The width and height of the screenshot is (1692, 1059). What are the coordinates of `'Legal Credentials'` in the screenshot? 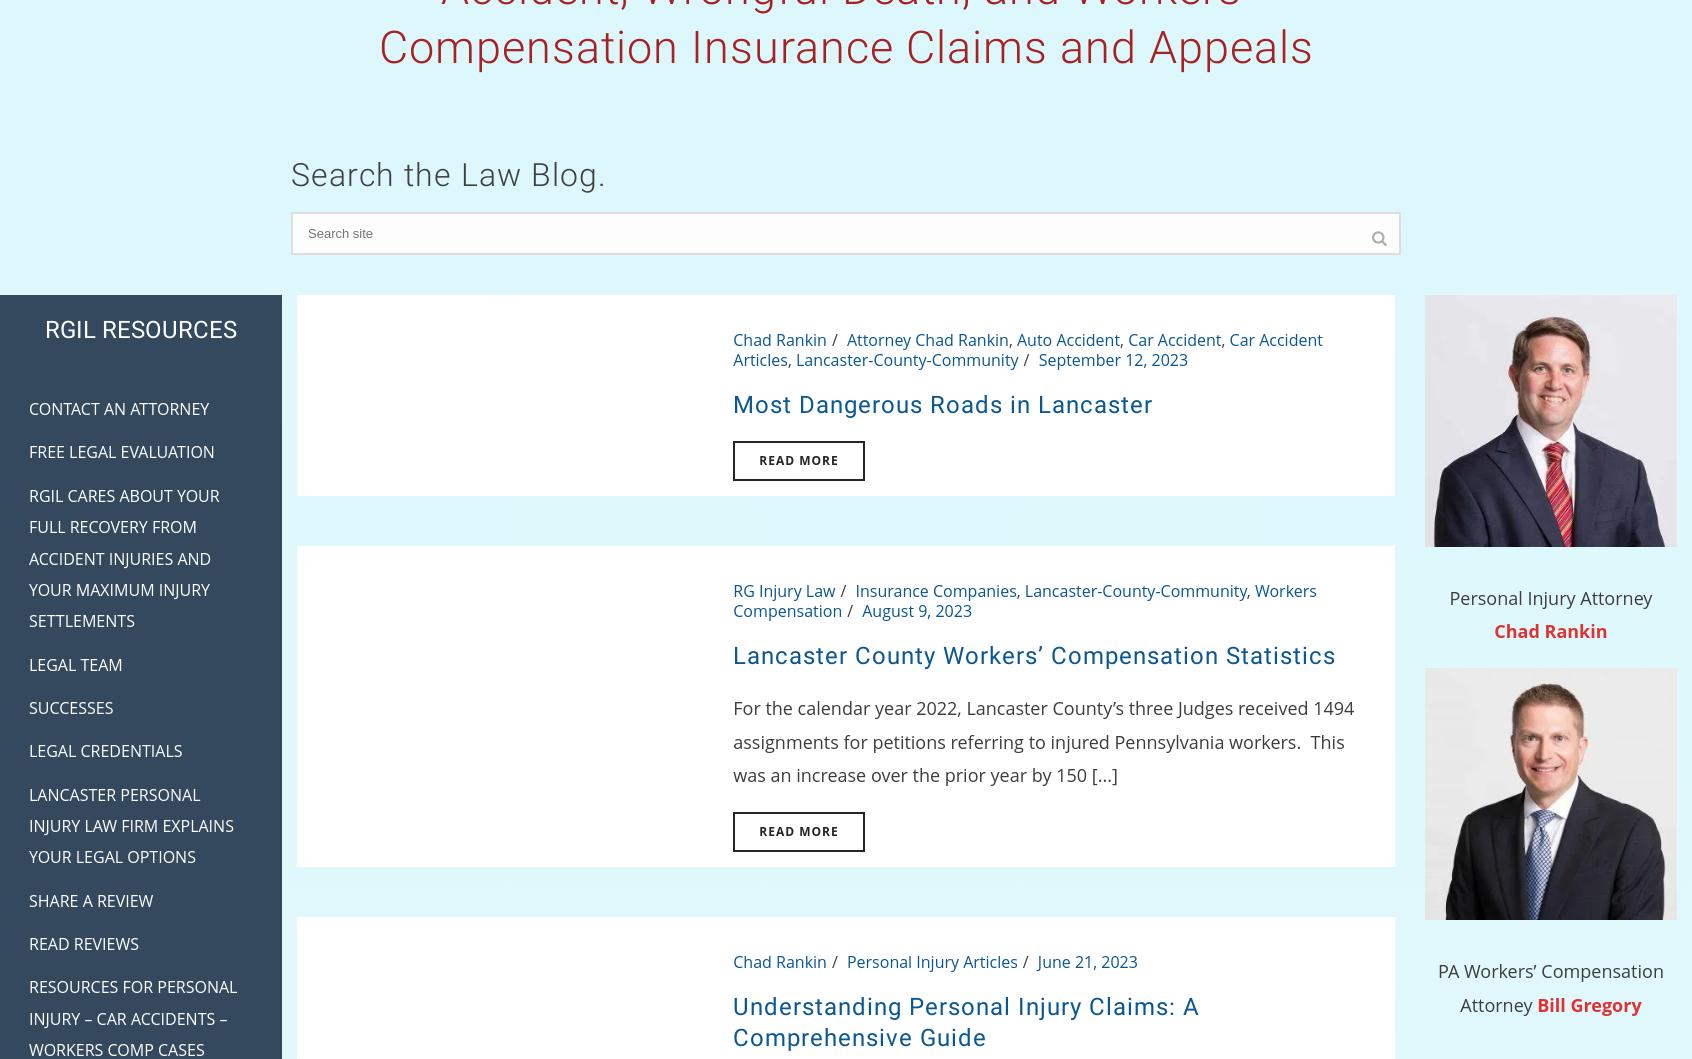 It's located at (27, 750).